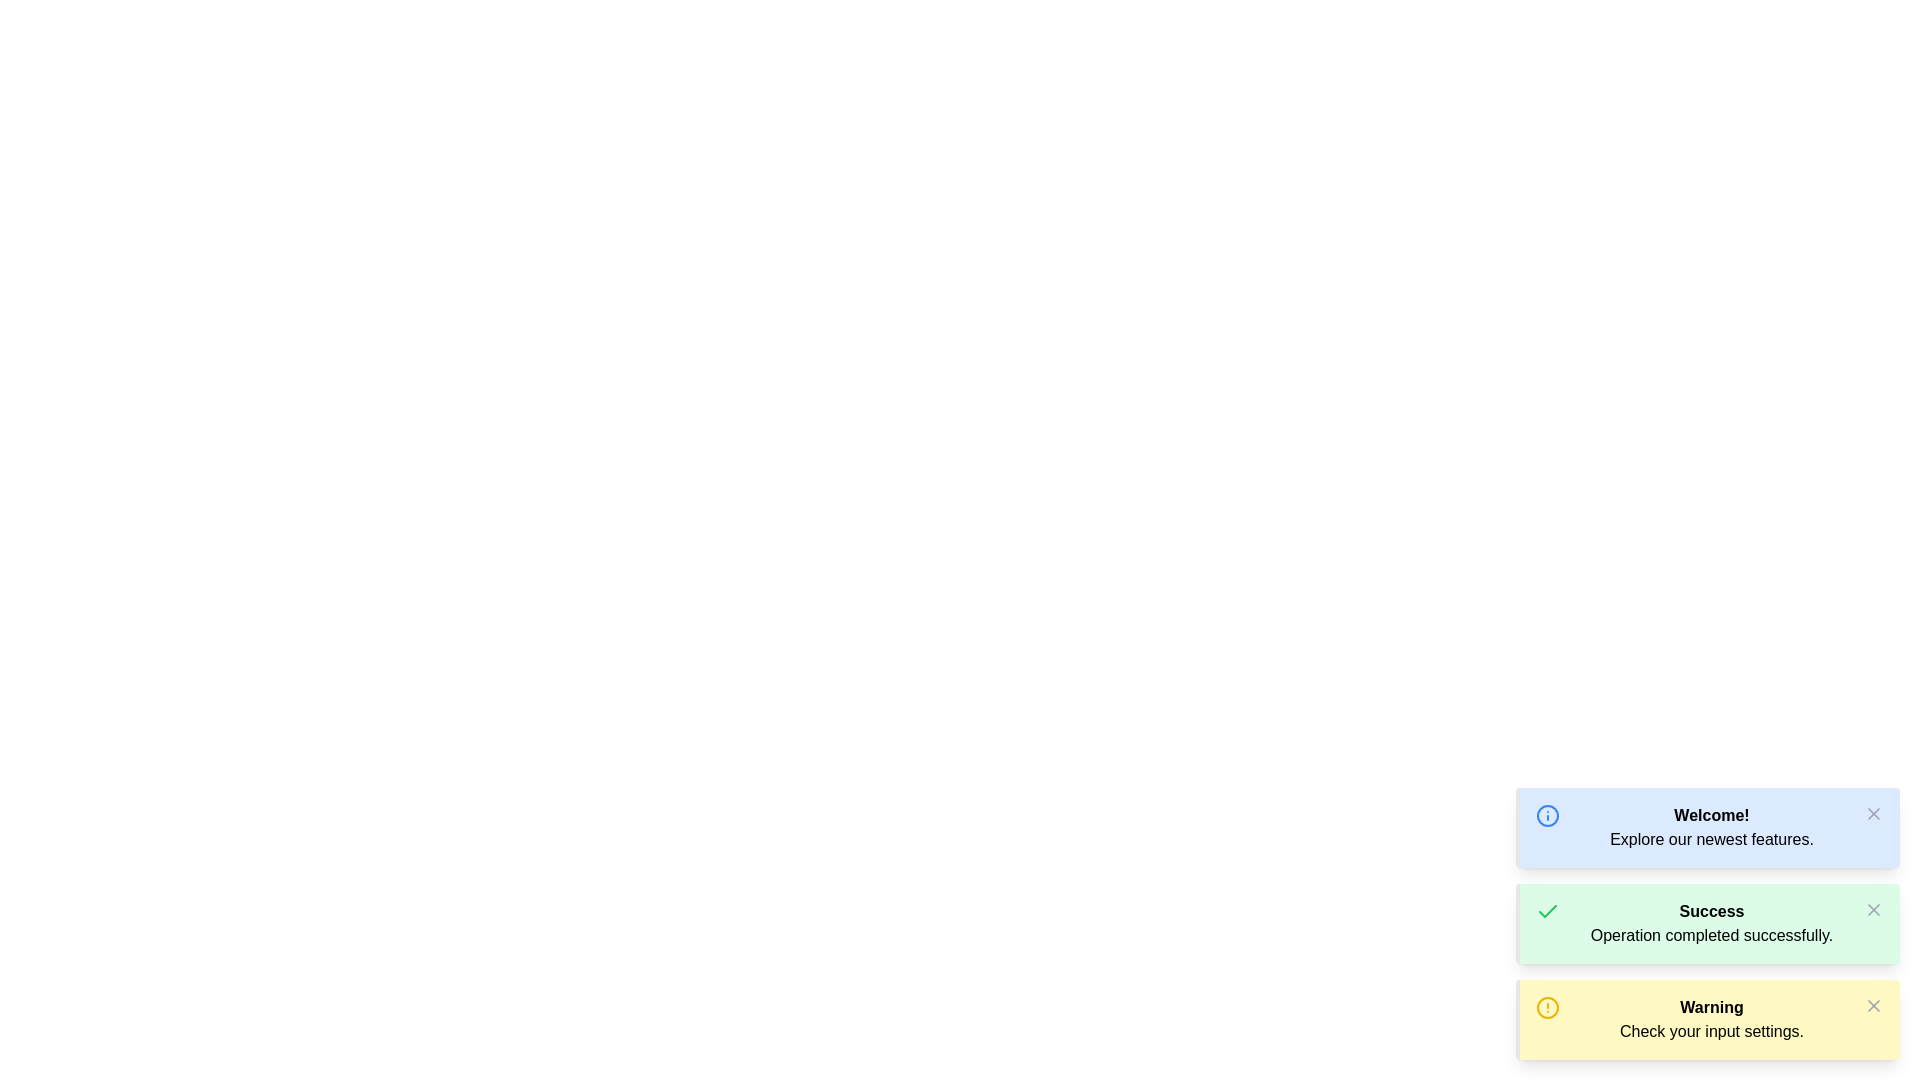  Describe the element at coordinates (1547, 1007) in the screenshot. I see `the circular graphical component with a yellow border located in the bottom notification card titled 'Warning: Check your input settings'` at that location.